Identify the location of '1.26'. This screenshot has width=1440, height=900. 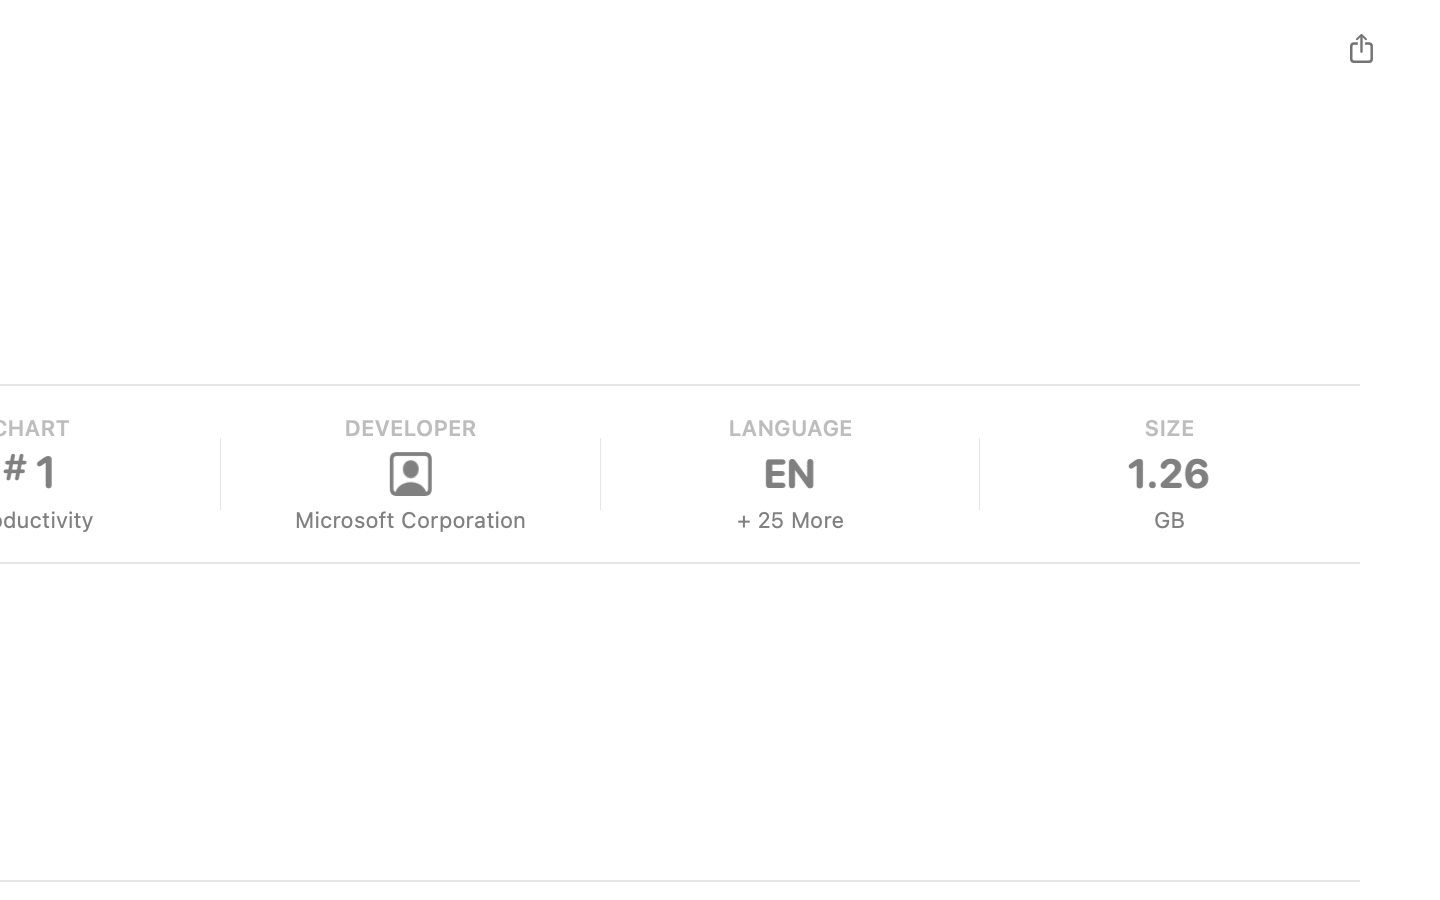
(1167, 473).